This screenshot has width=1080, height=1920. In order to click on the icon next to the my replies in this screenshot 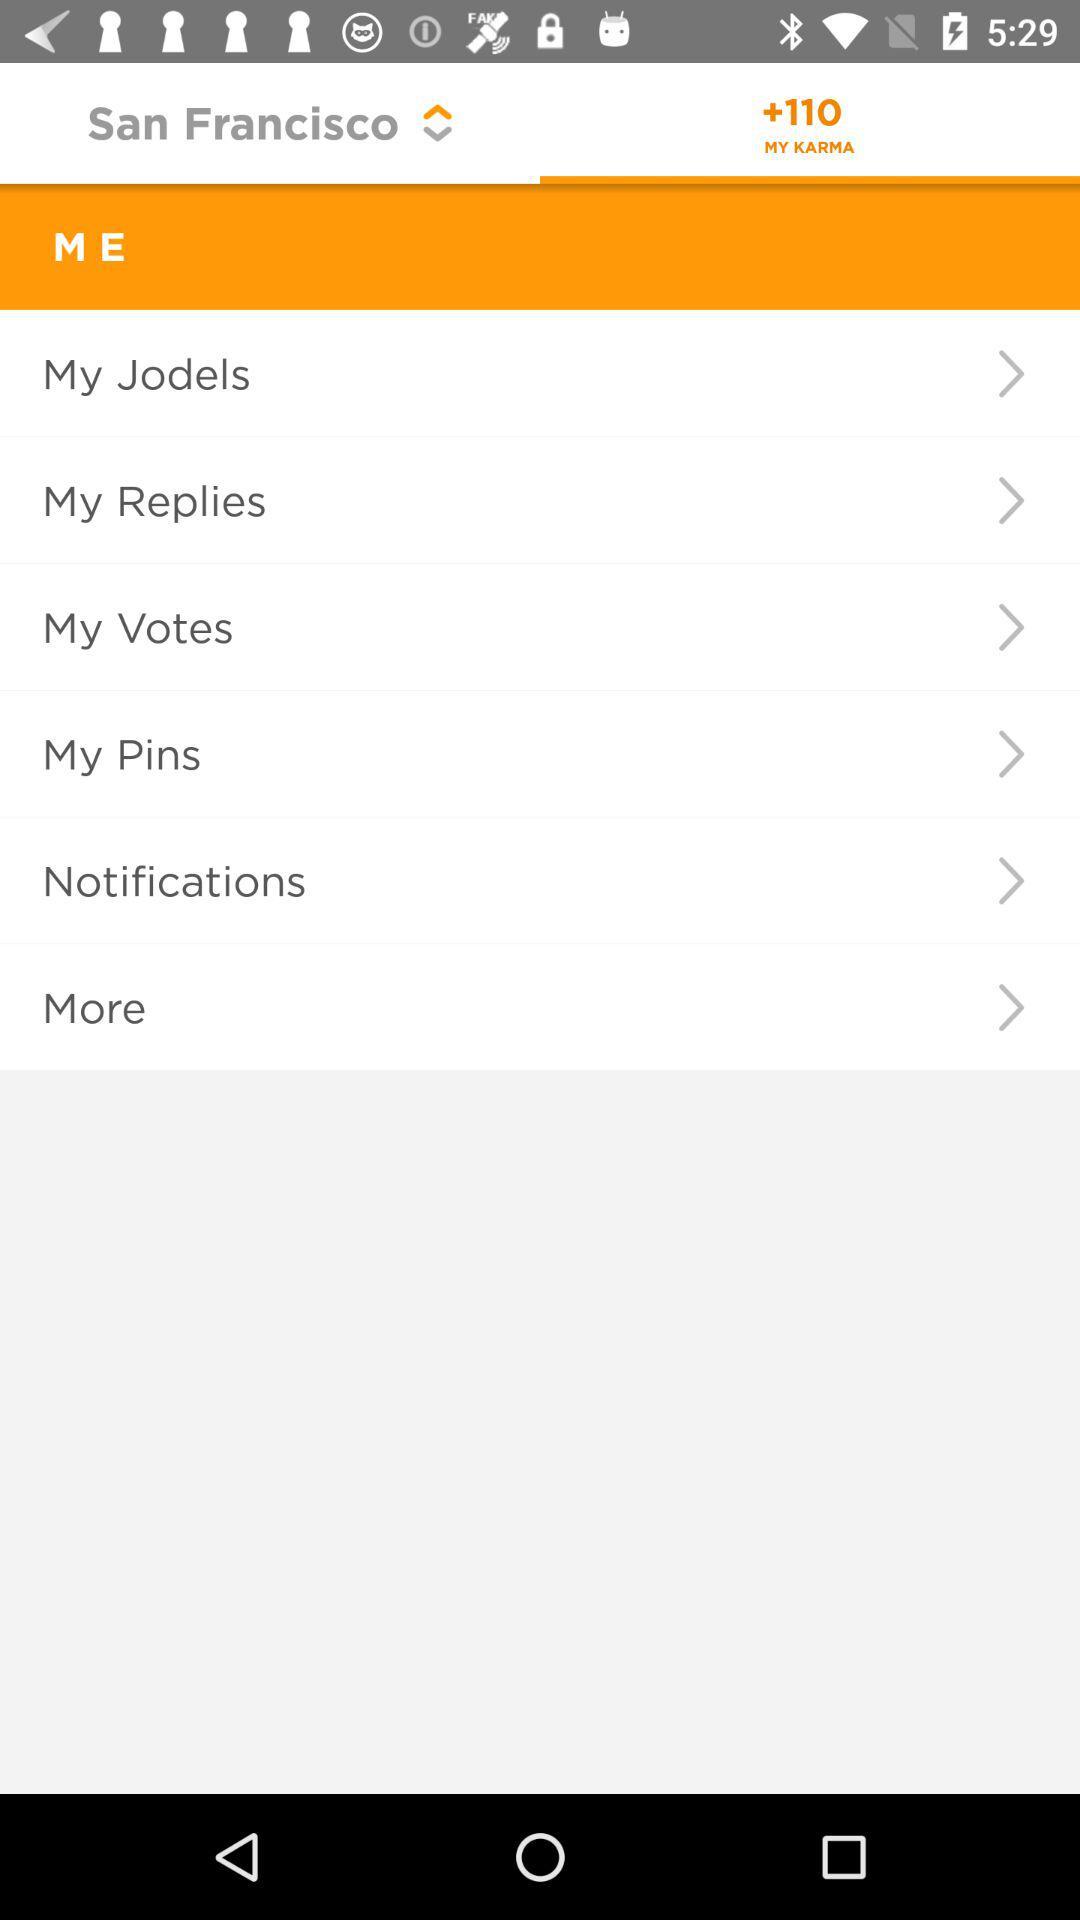, I will do `click(1011, 500)`.